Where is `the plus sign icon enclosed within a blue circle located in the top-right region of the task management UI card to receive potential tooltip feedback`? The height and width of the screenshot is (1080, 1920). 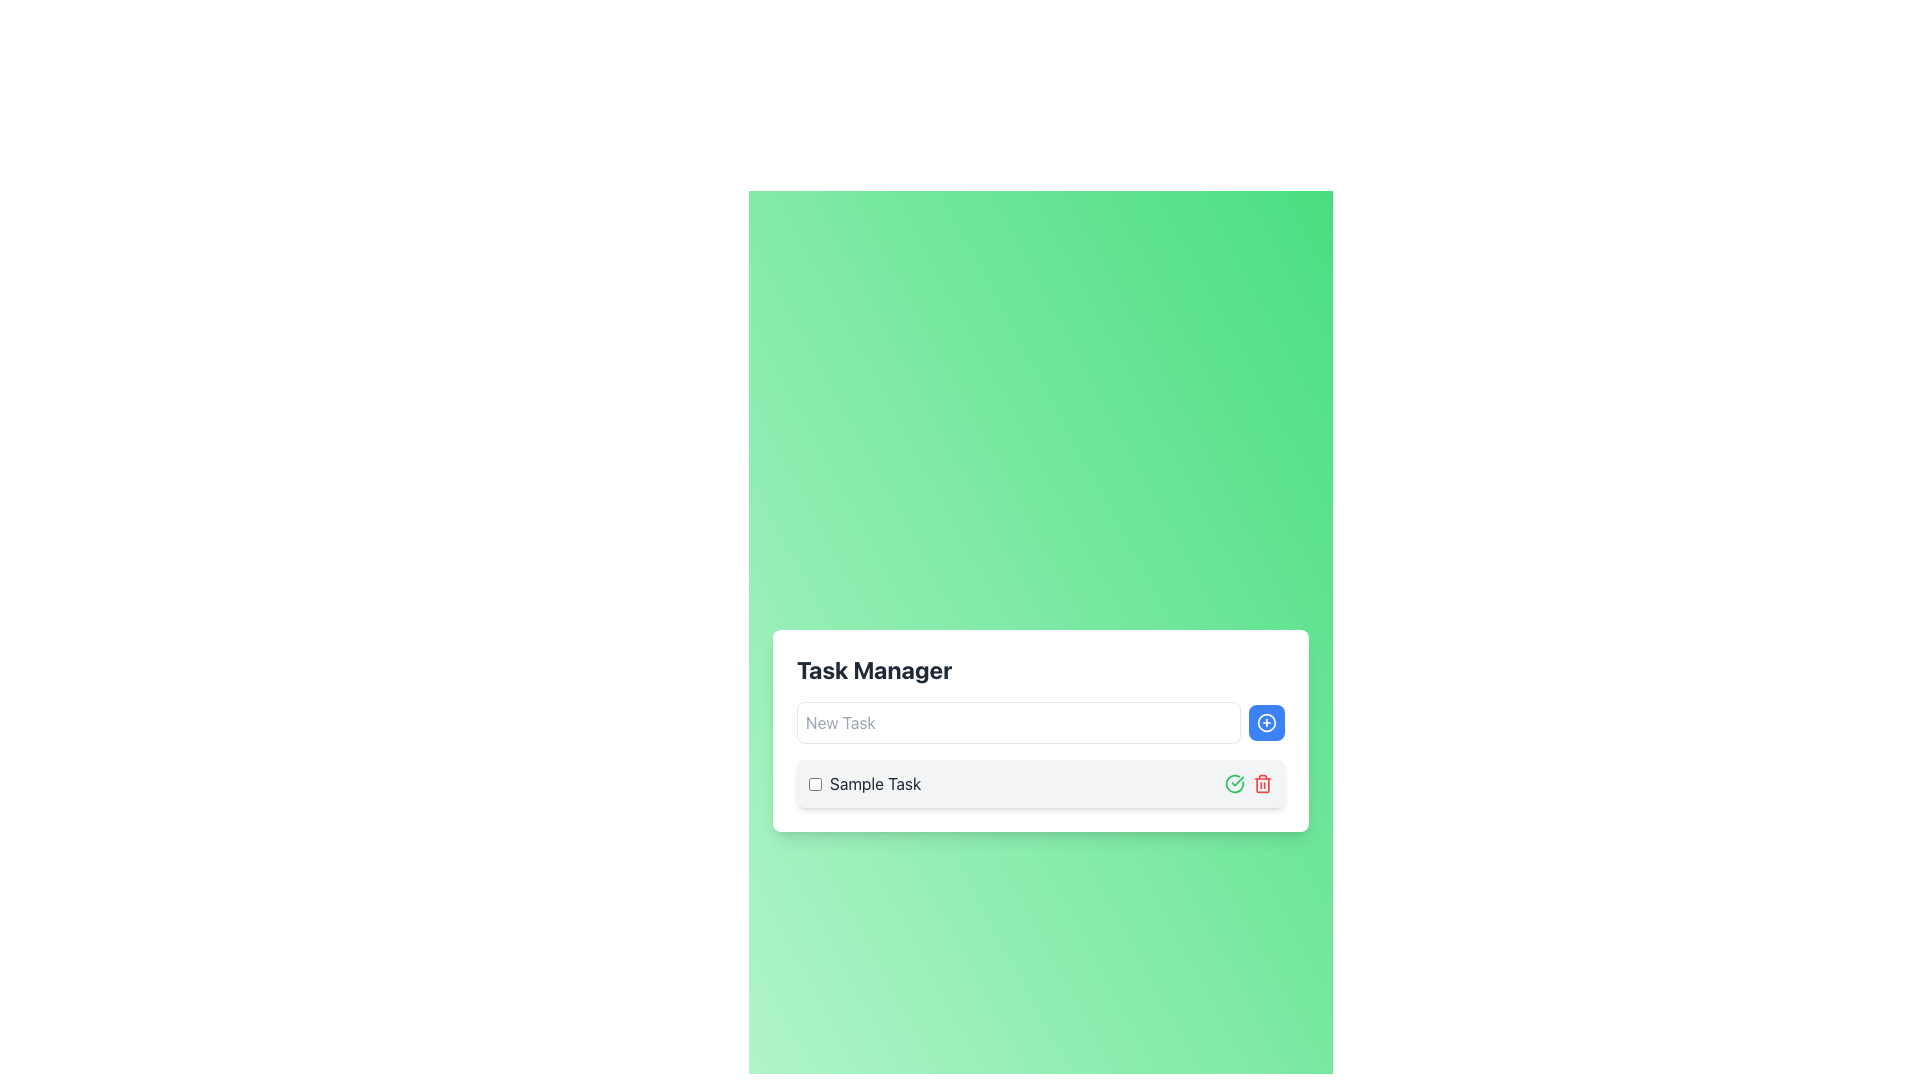
the plus sign icon enclosed within a blue circle located in the top-right region of the task management UI card to receive potential tooltip feedback is located at coordinates (1266, 722).